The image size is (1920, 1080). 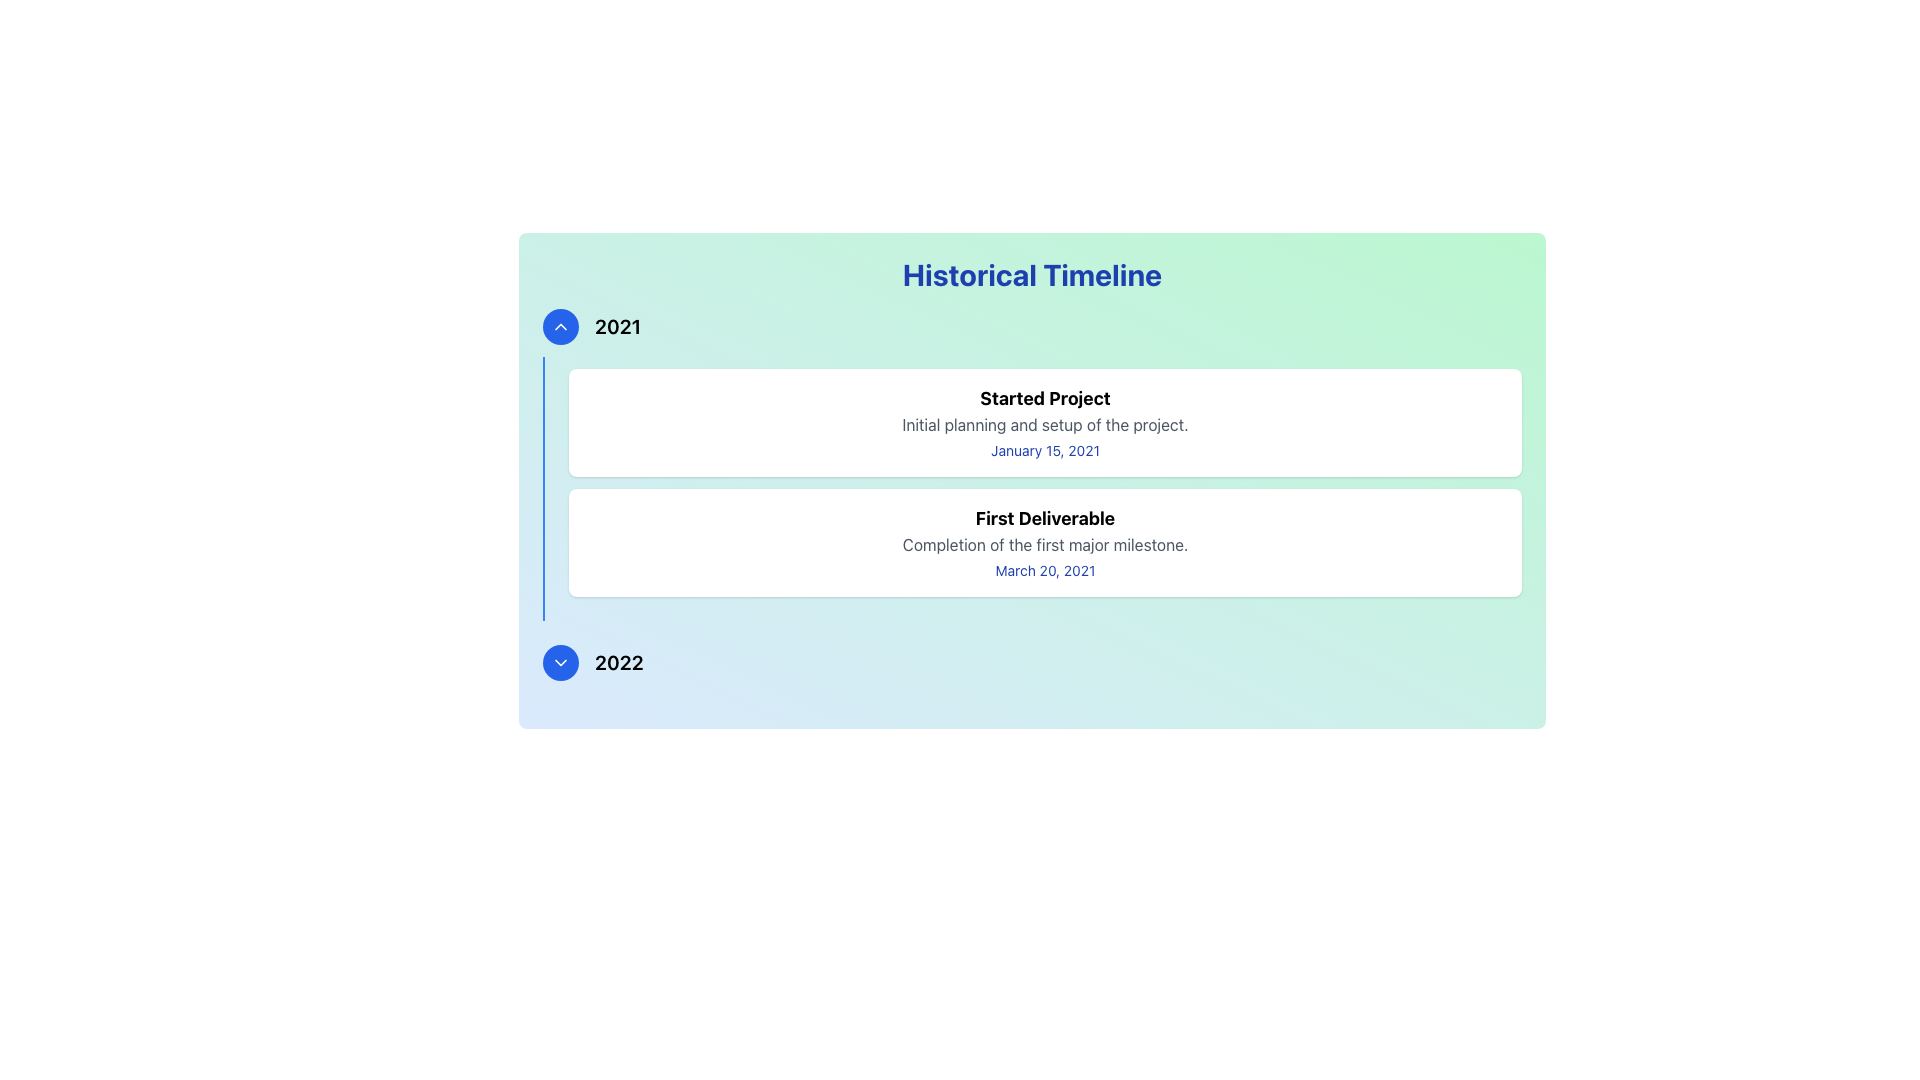 What do you see at coordinates (560, 663) in the screenshot?
I see `the chevron icon pointing downward, which is located within a blue circular button and associated with the year '2022' in the timeline` at bounding box center [560, 663].